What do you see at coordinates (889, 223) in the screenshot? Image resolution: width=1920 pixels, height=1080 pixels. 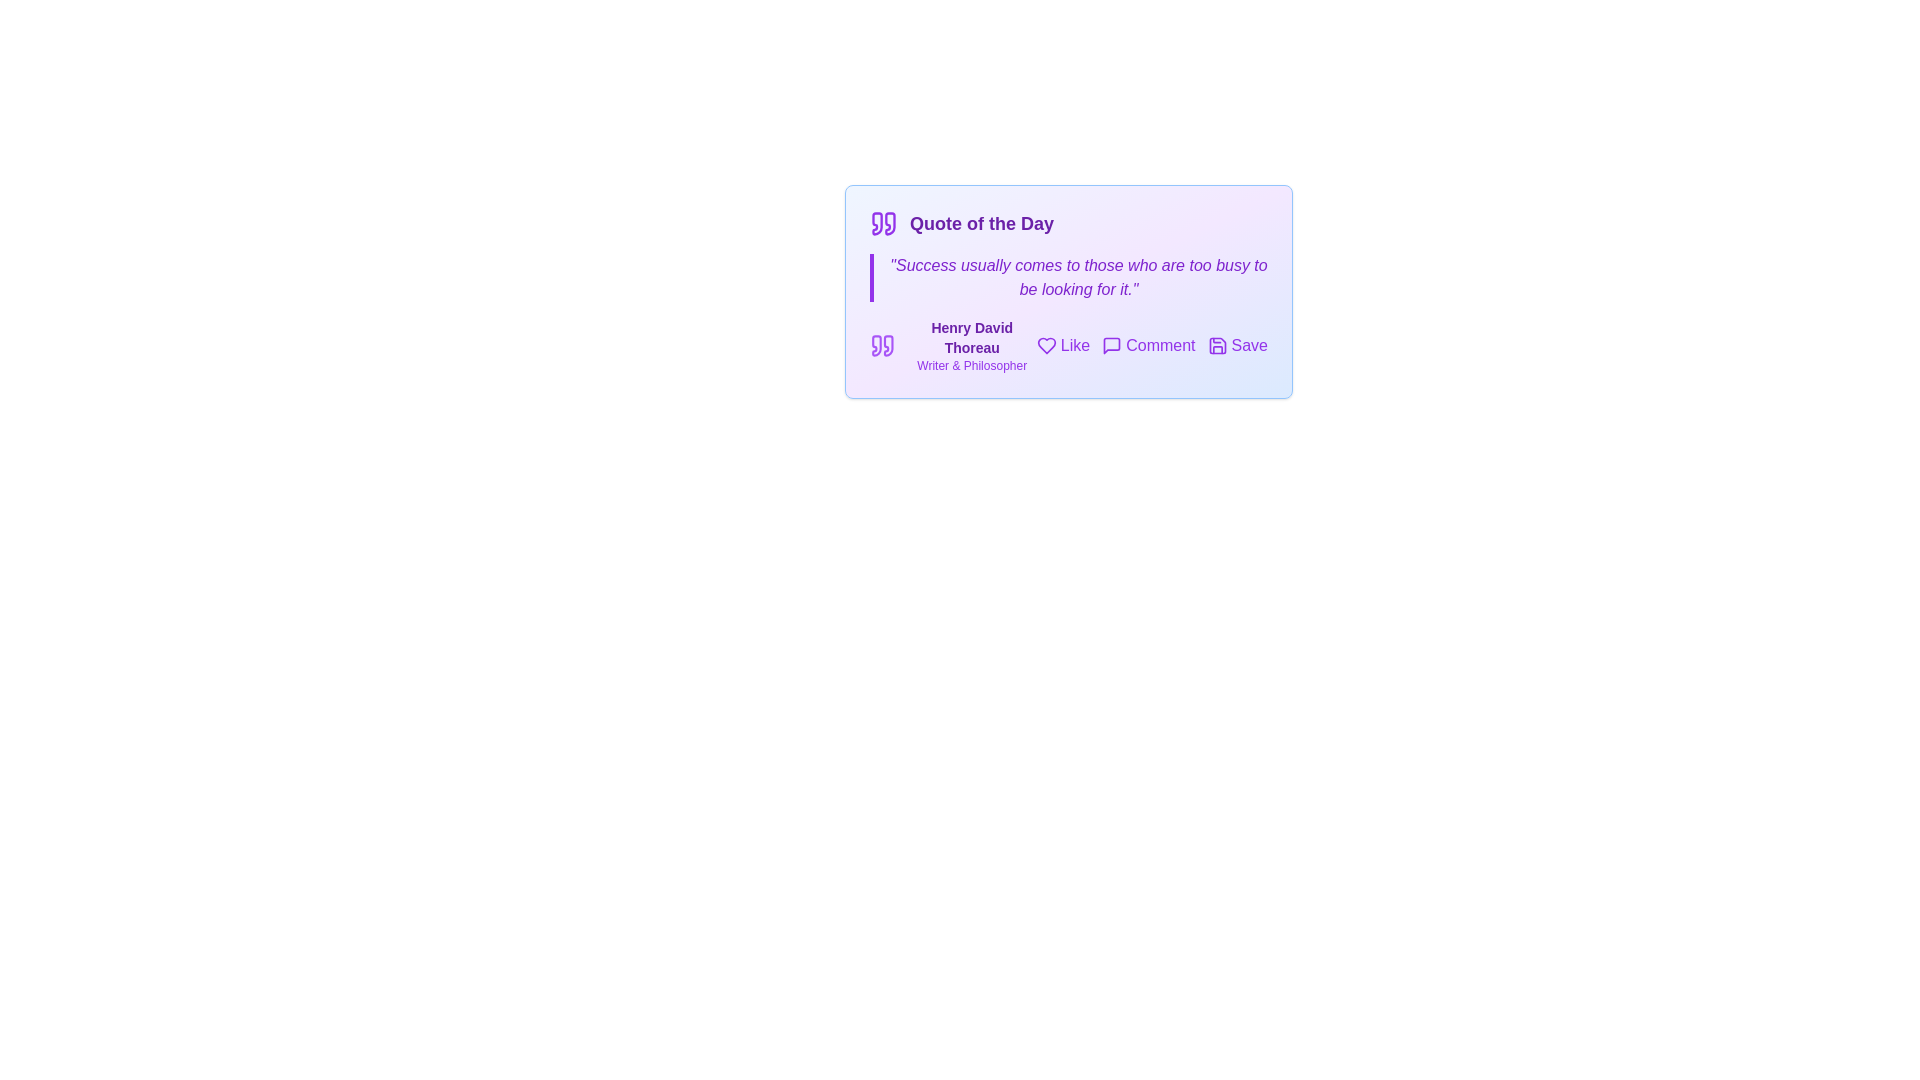 I see `the right quotation mark icon in the 'Quote of the Day' box, which is styled with a bold purple outline` at bounding box center [889, 223].